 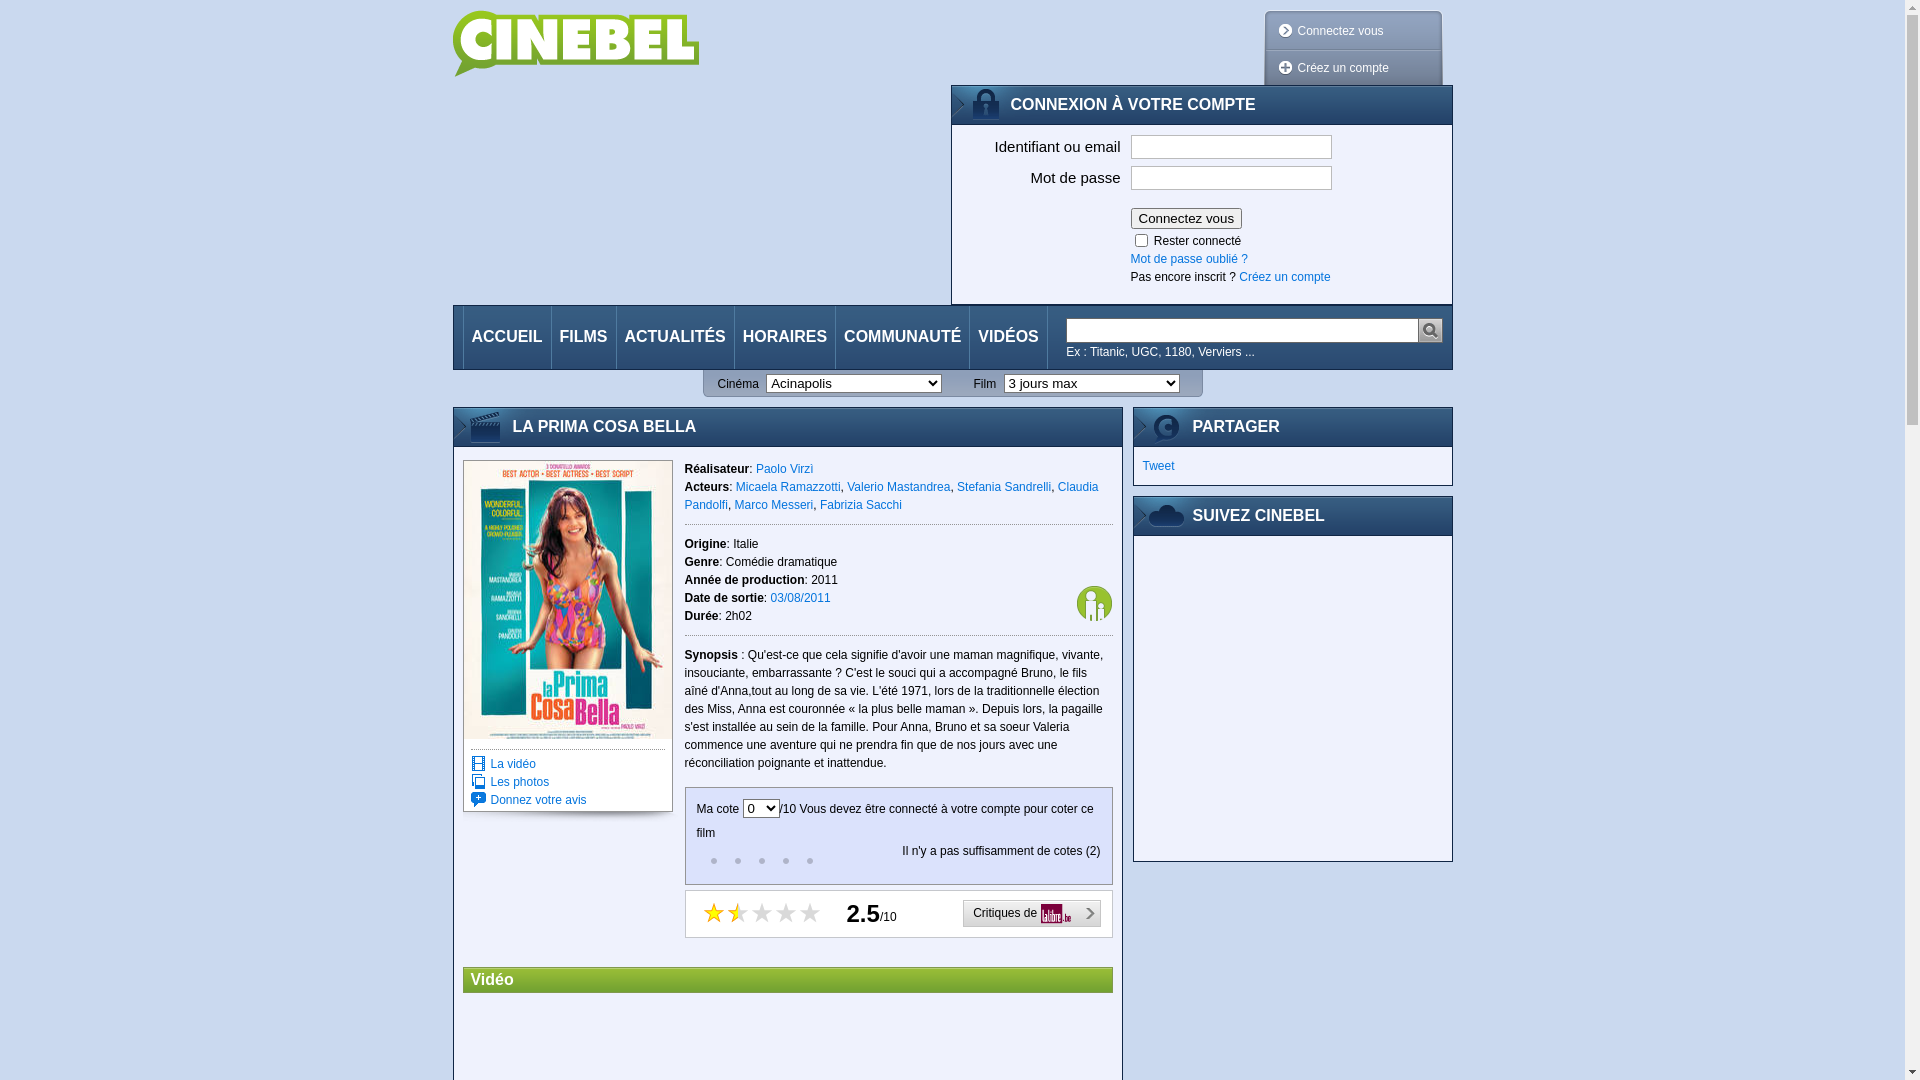 I want to click on 'Claudia Pandolfi', so click(x=890, y=495).